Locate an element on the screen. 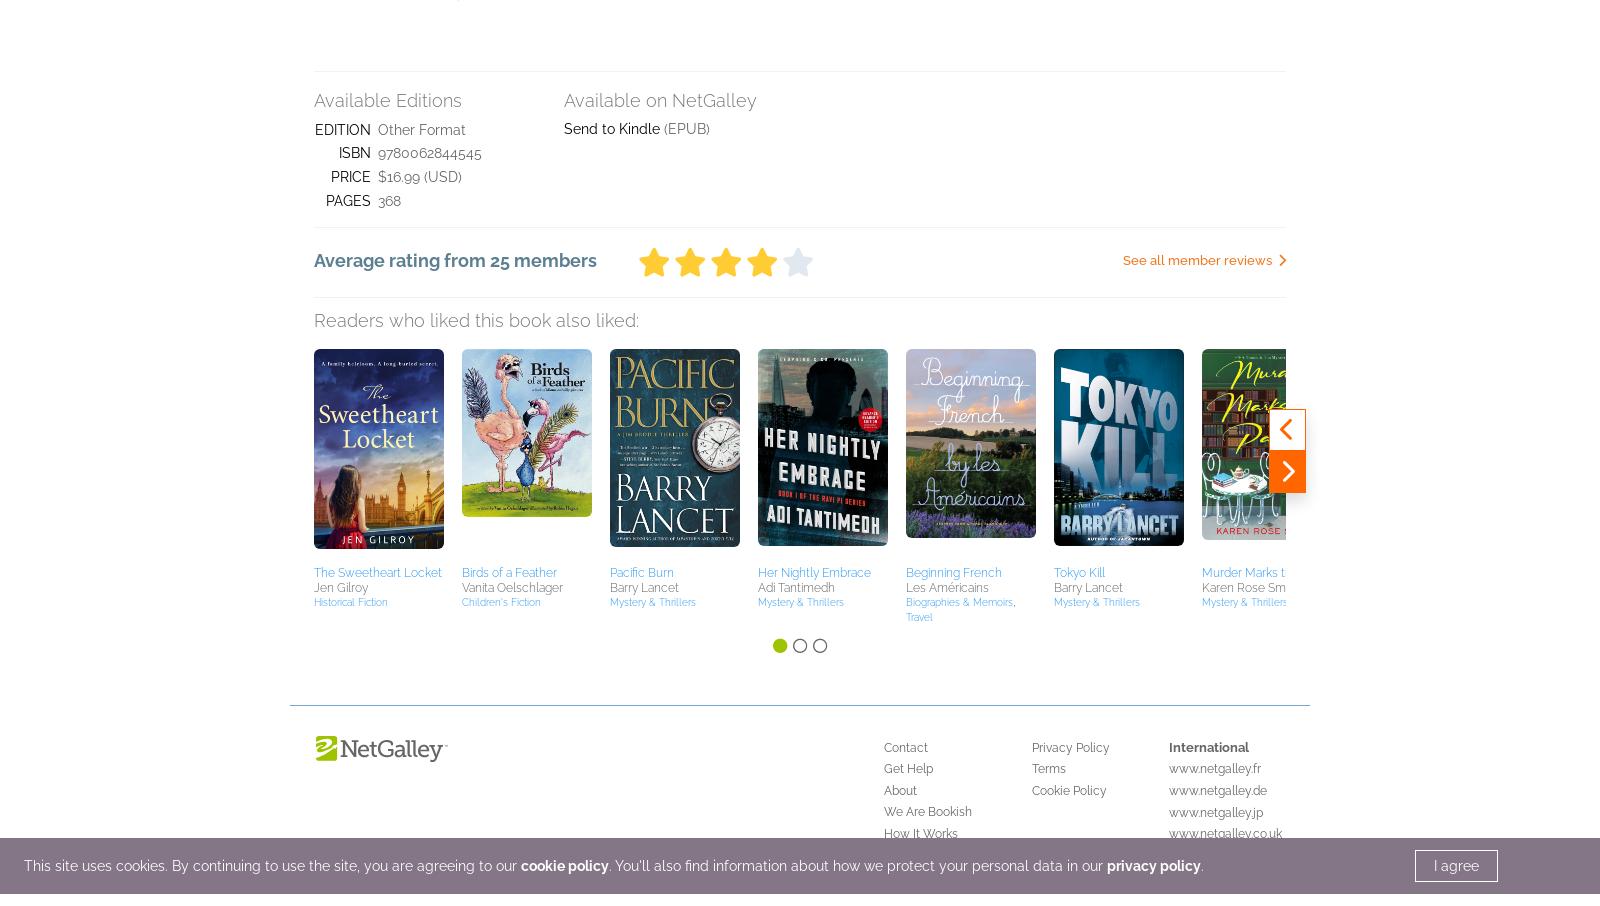 The width and height of the screenshot is (1600, 906). 'www.netgalley.jp' is located at coordinates (1168, 10).